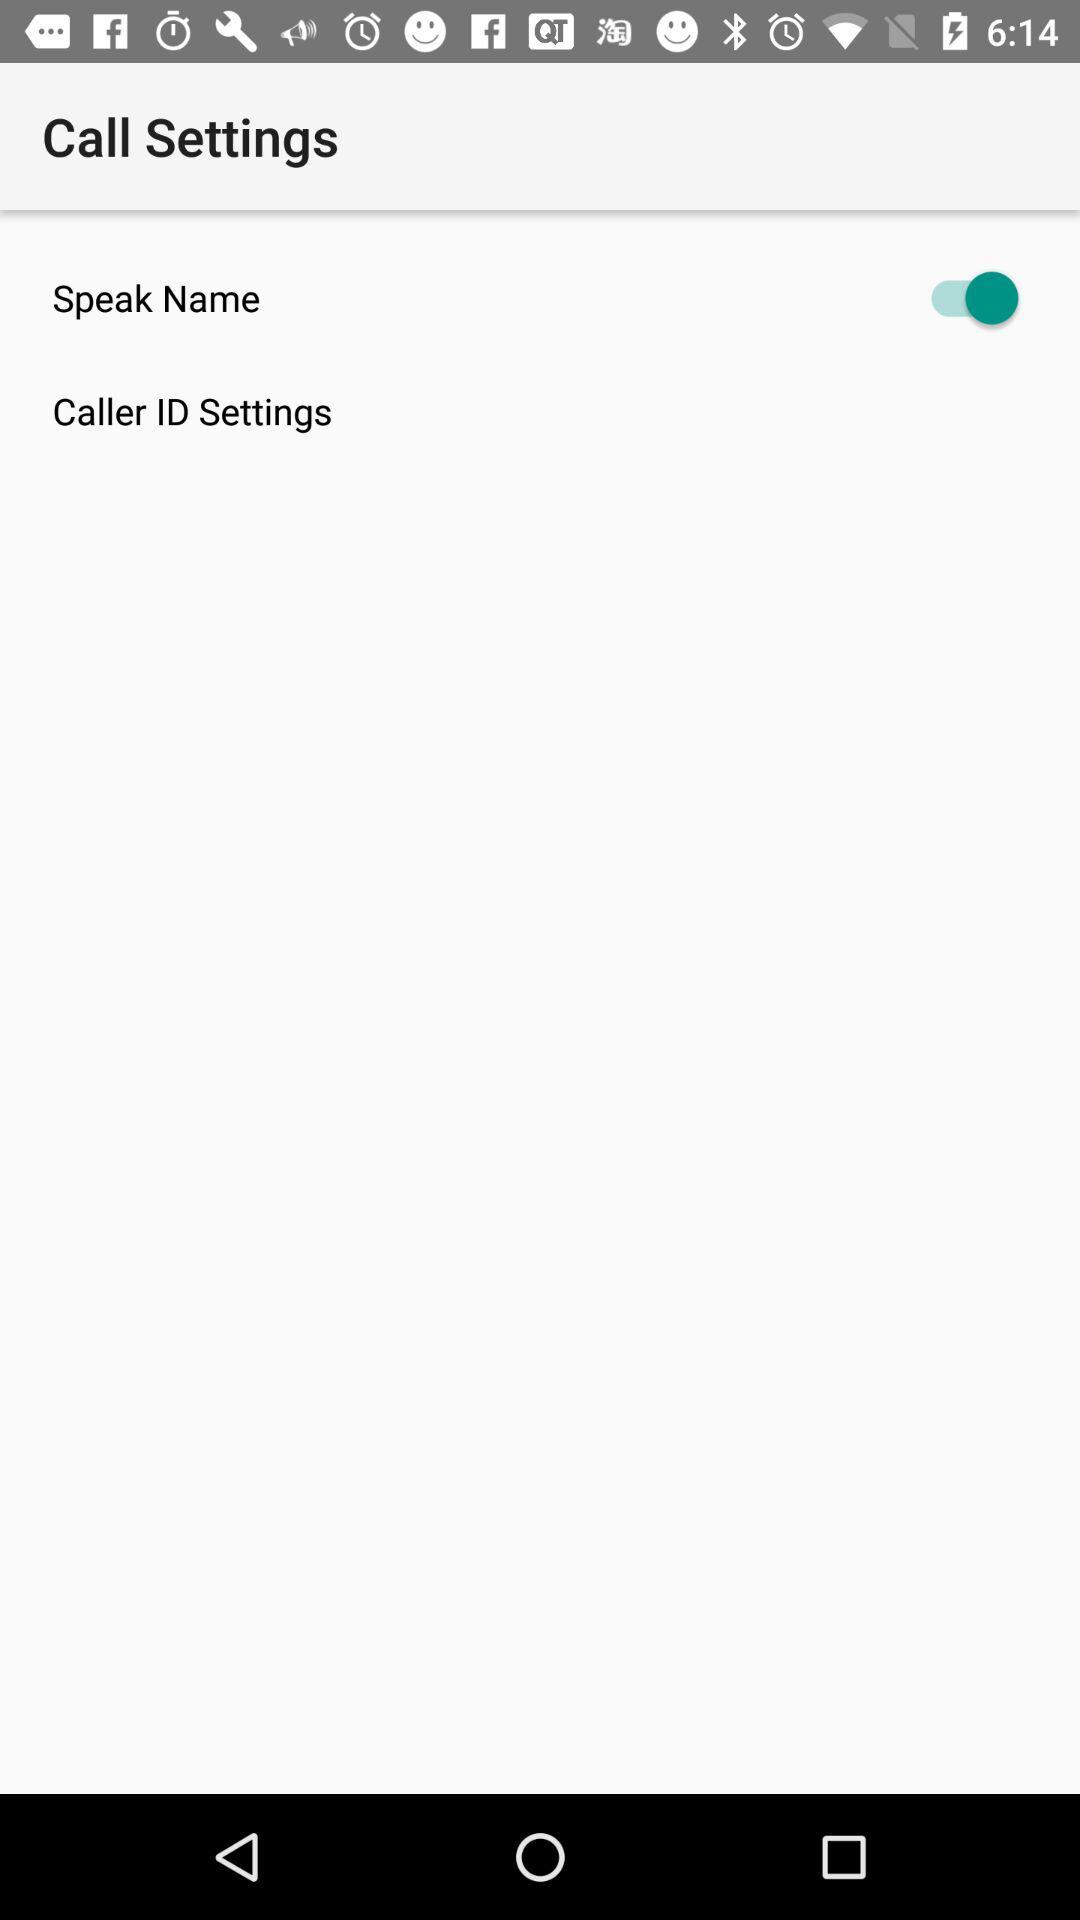 The height and width of the screenshot is (1920, 1080). I want to click on icon below speak name item, so click(566, 410).